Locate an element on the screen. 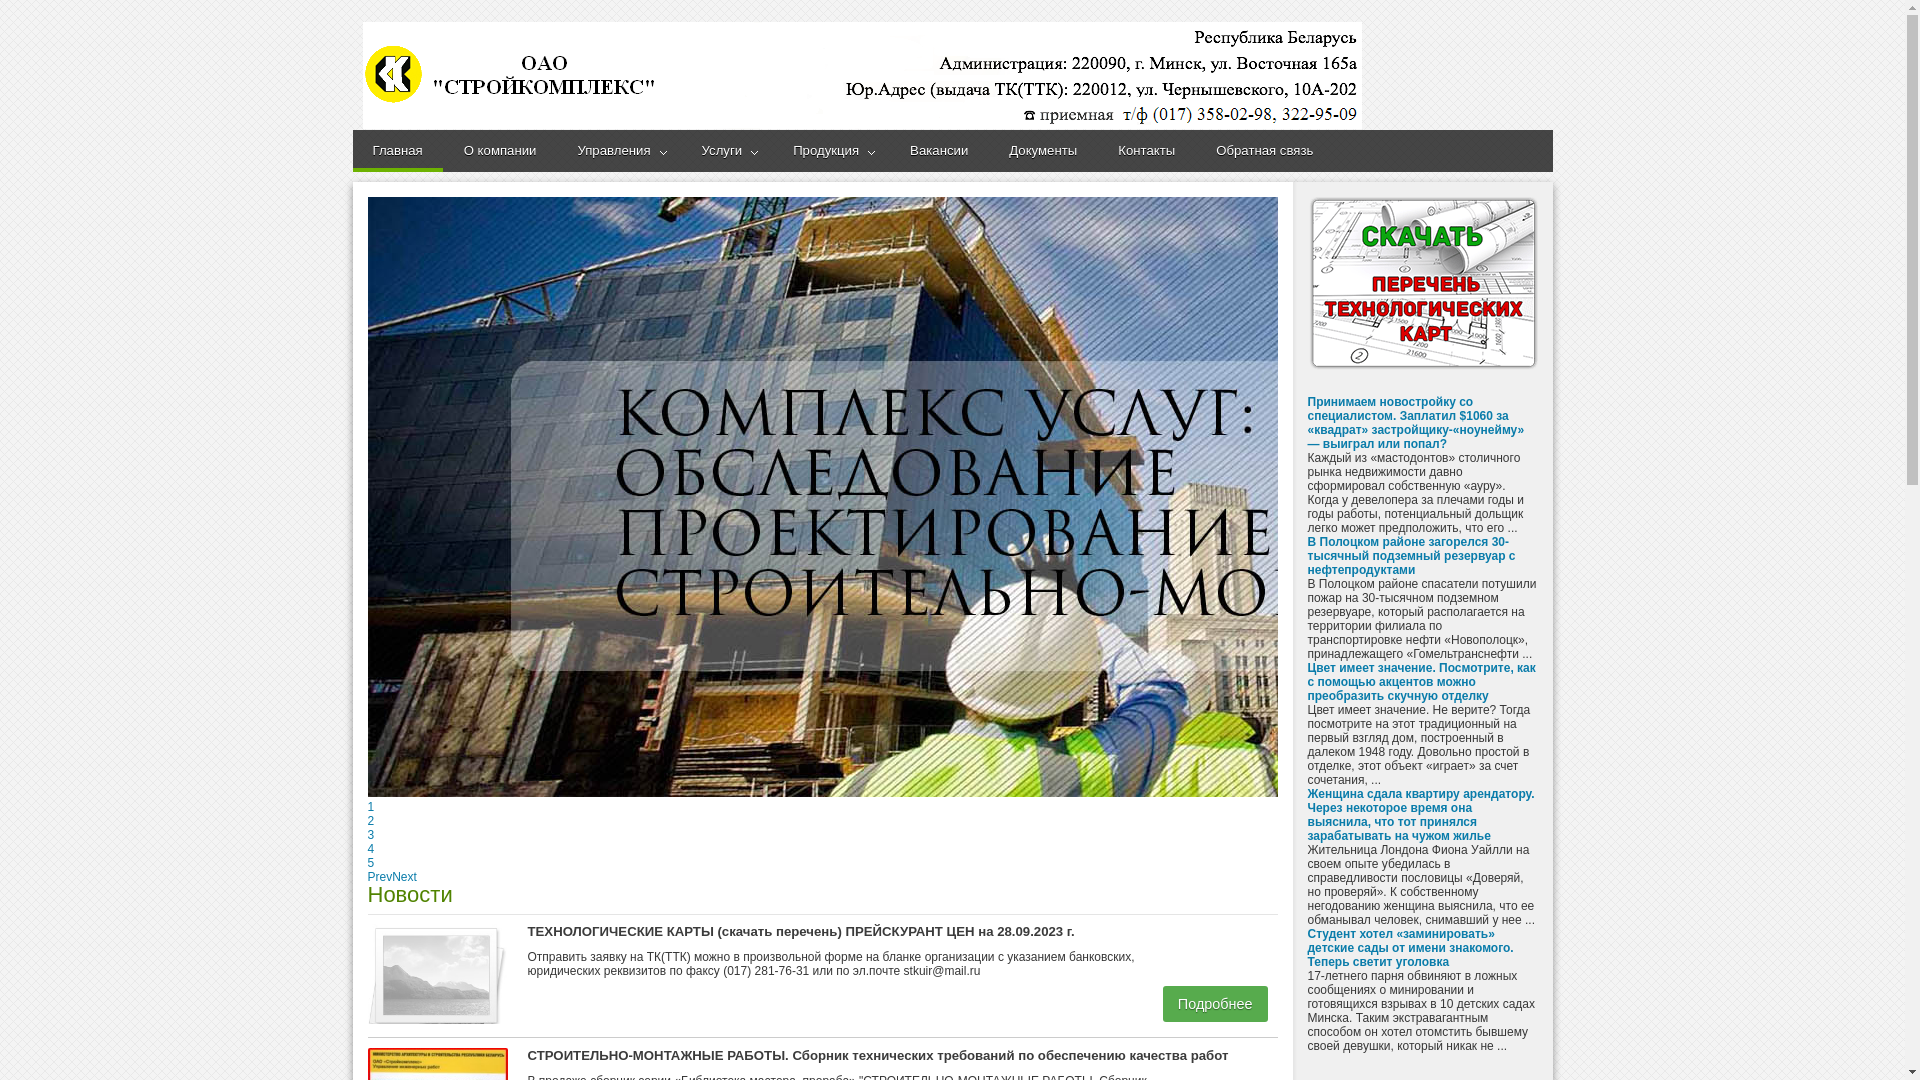 The height and width of the screenshot is (1080, 1920). '4' is located at coordinates (371, 848).